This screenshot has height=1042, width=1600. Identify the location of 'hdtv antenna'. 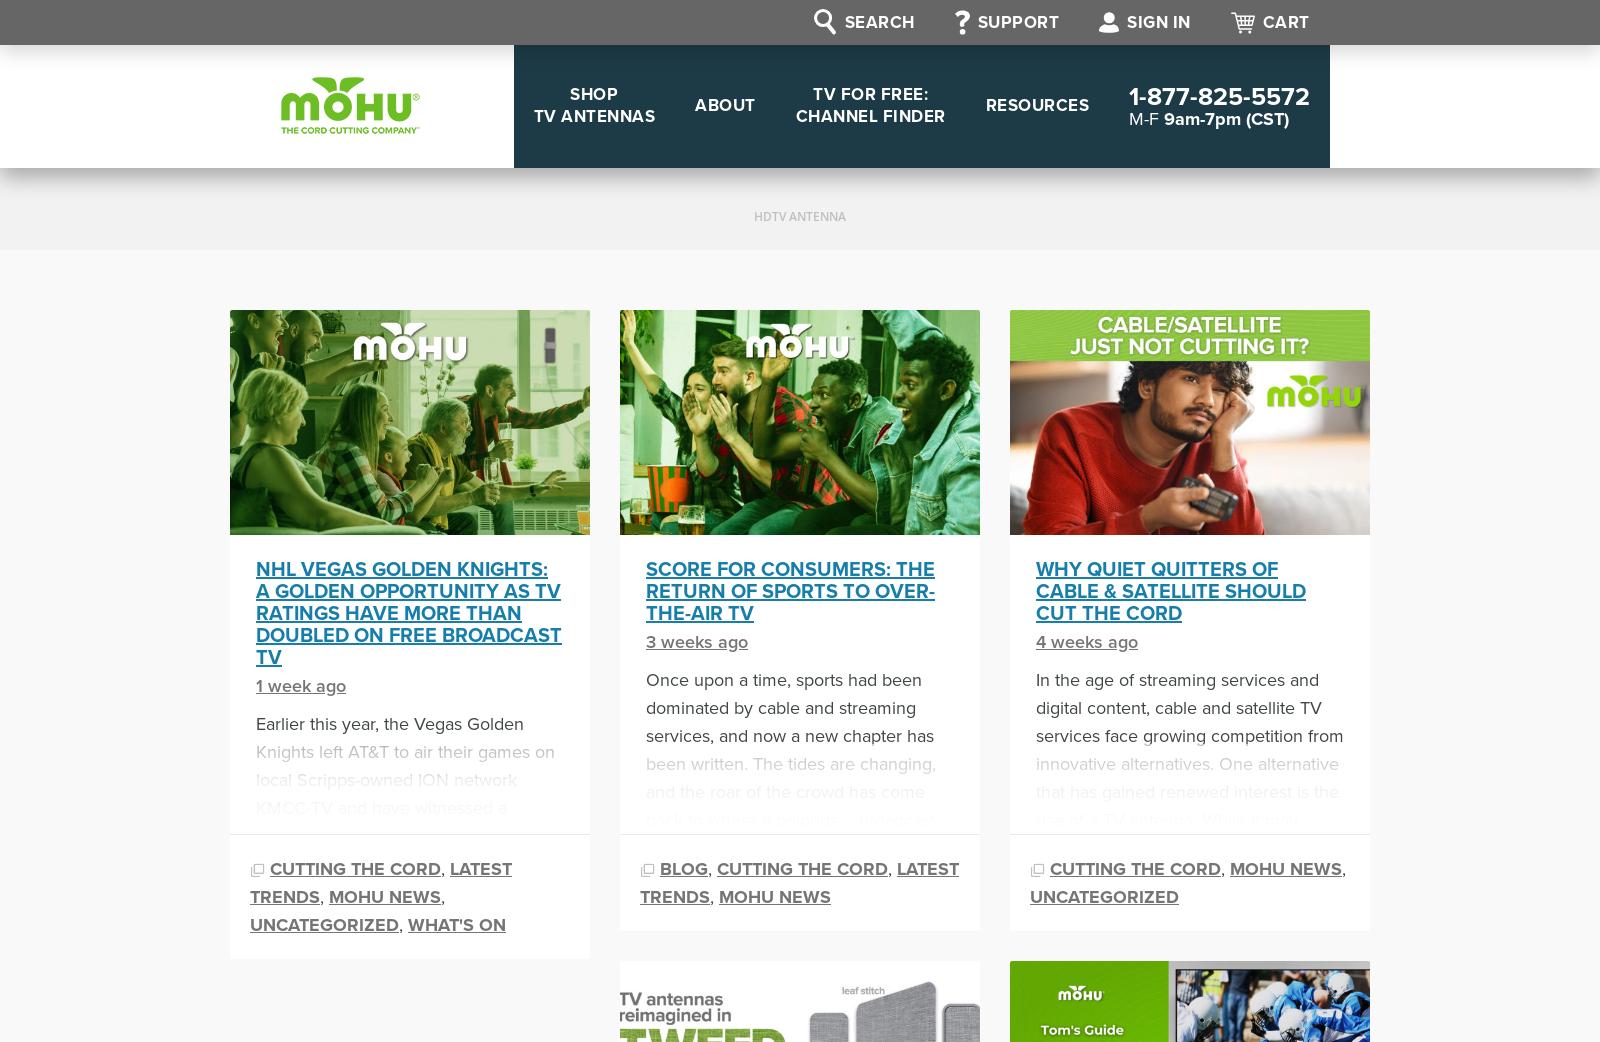
(754, 214).